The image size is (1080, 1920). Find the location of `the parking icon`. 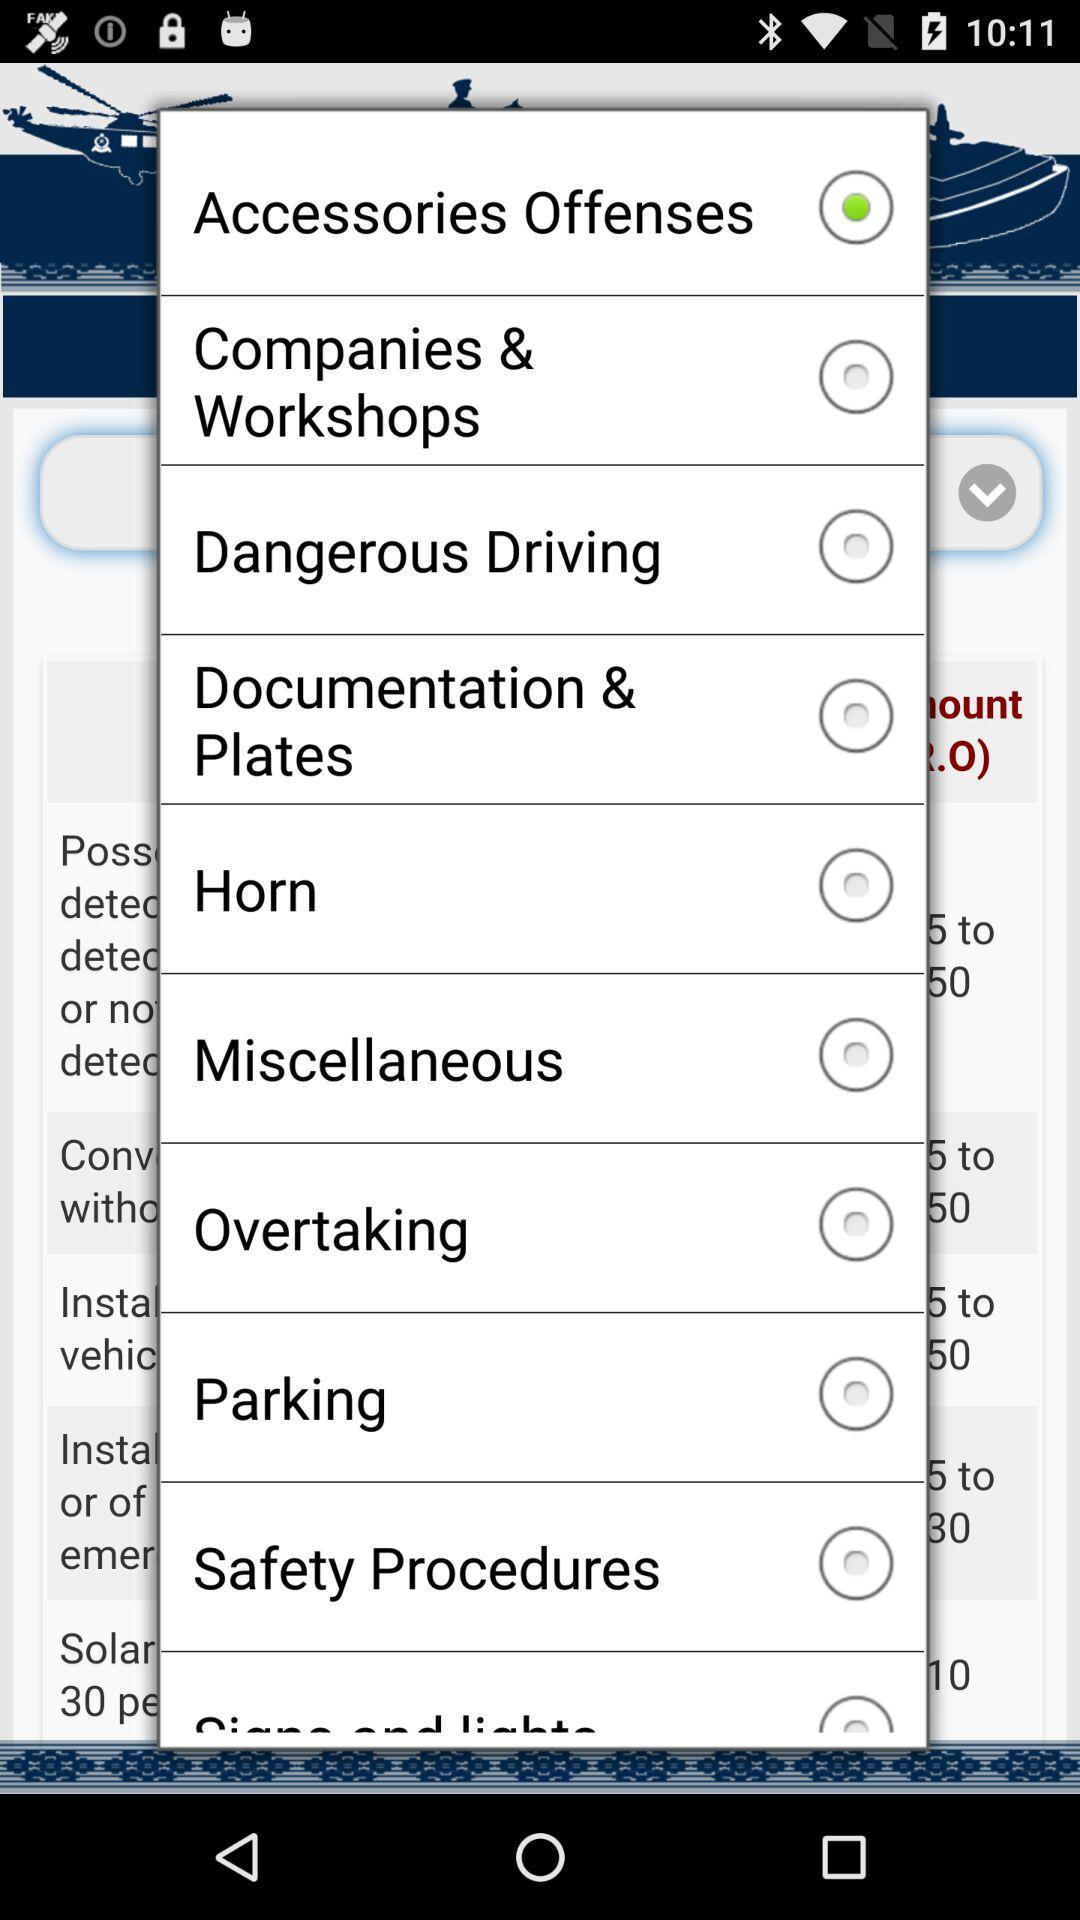

the parking icon is located at coordinates (542, 1396).